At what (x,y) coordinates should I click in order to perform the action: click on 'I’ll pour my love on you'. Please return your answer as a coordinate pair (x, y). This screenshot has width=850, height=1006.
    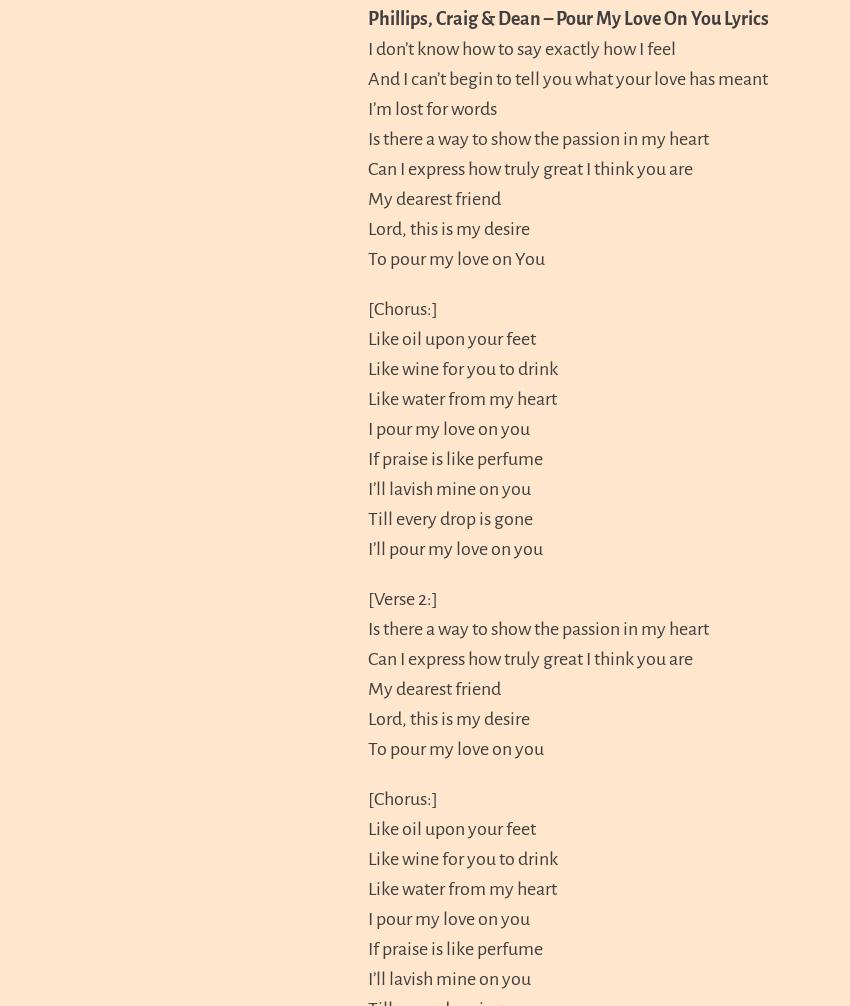
    Looking at the image, I should click on (454, 547).